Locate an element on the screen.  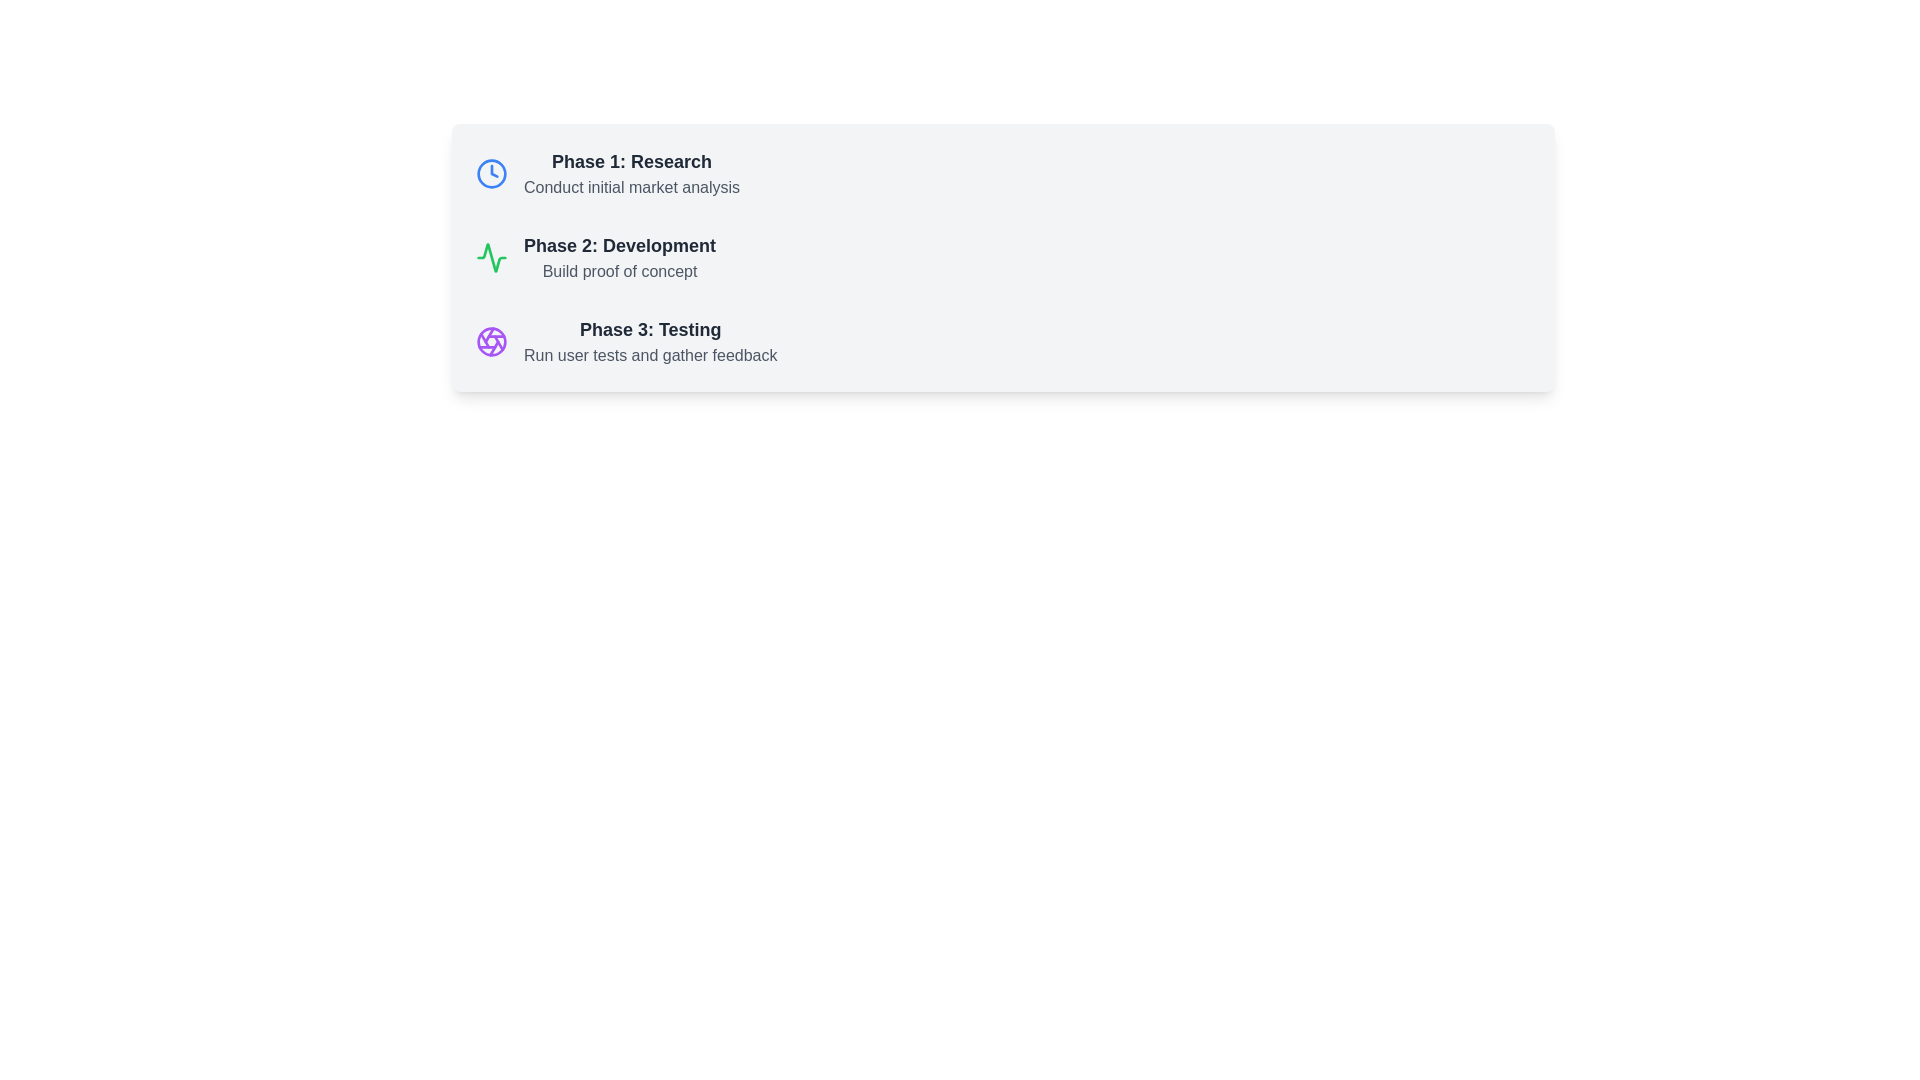
the SVG Circle Shape that represents a clock icon in the 'Phase 1: Research' section, located on the left side of the vertical list of phases is located at coordinates (491, 172).